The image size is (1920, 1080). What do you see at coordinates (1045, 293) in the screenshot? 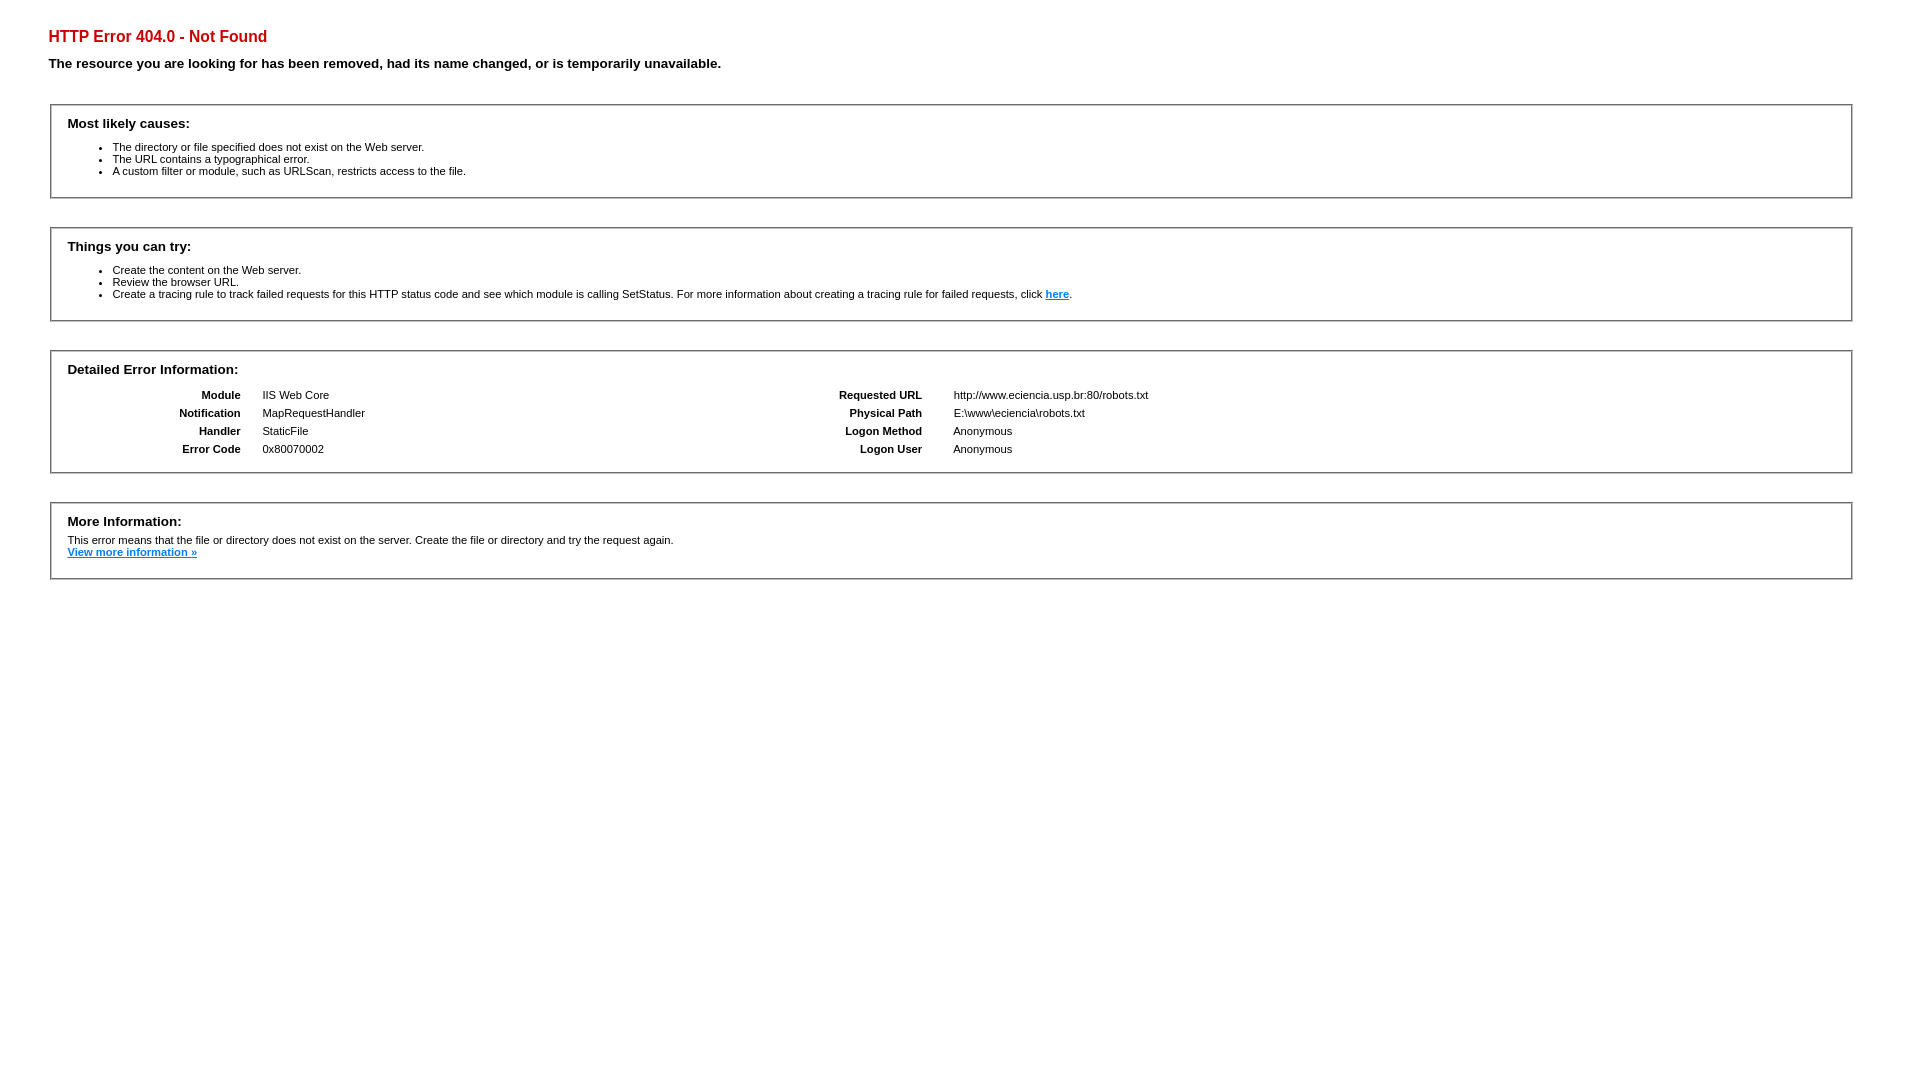
I see `'here'` at bounding box center [1045, 293].